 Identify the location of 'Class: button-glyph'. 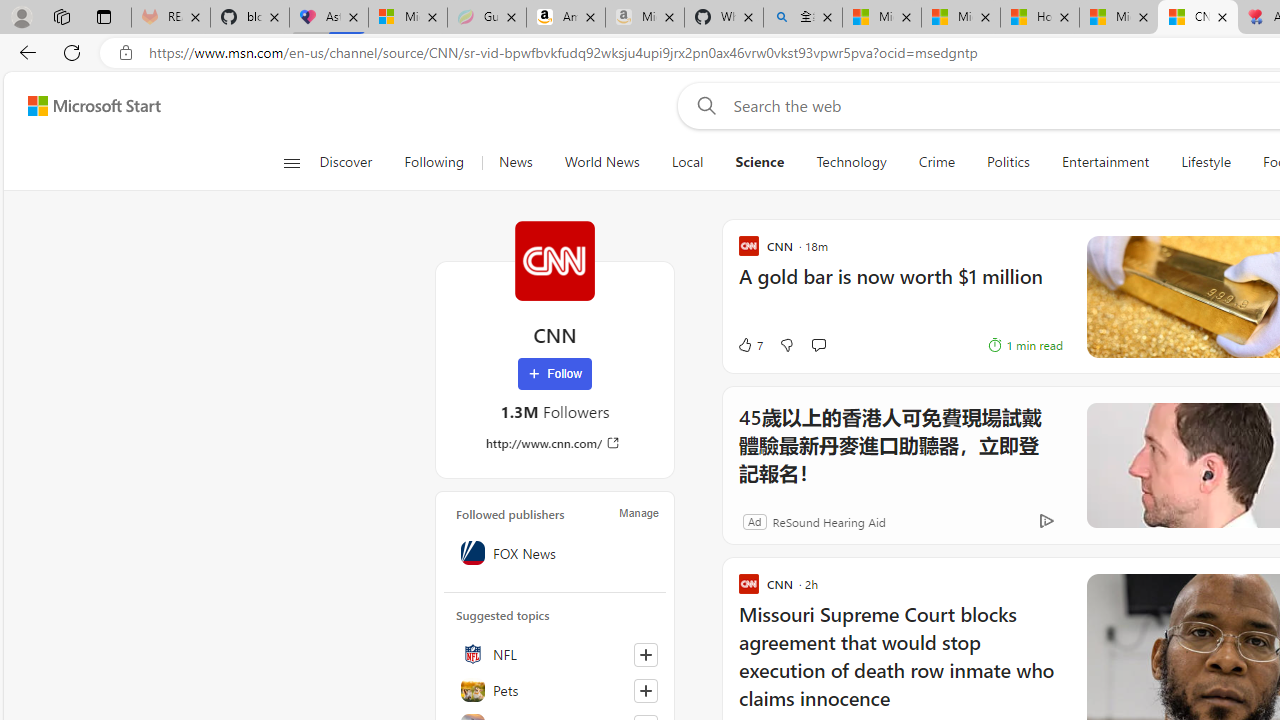
(290, 162).